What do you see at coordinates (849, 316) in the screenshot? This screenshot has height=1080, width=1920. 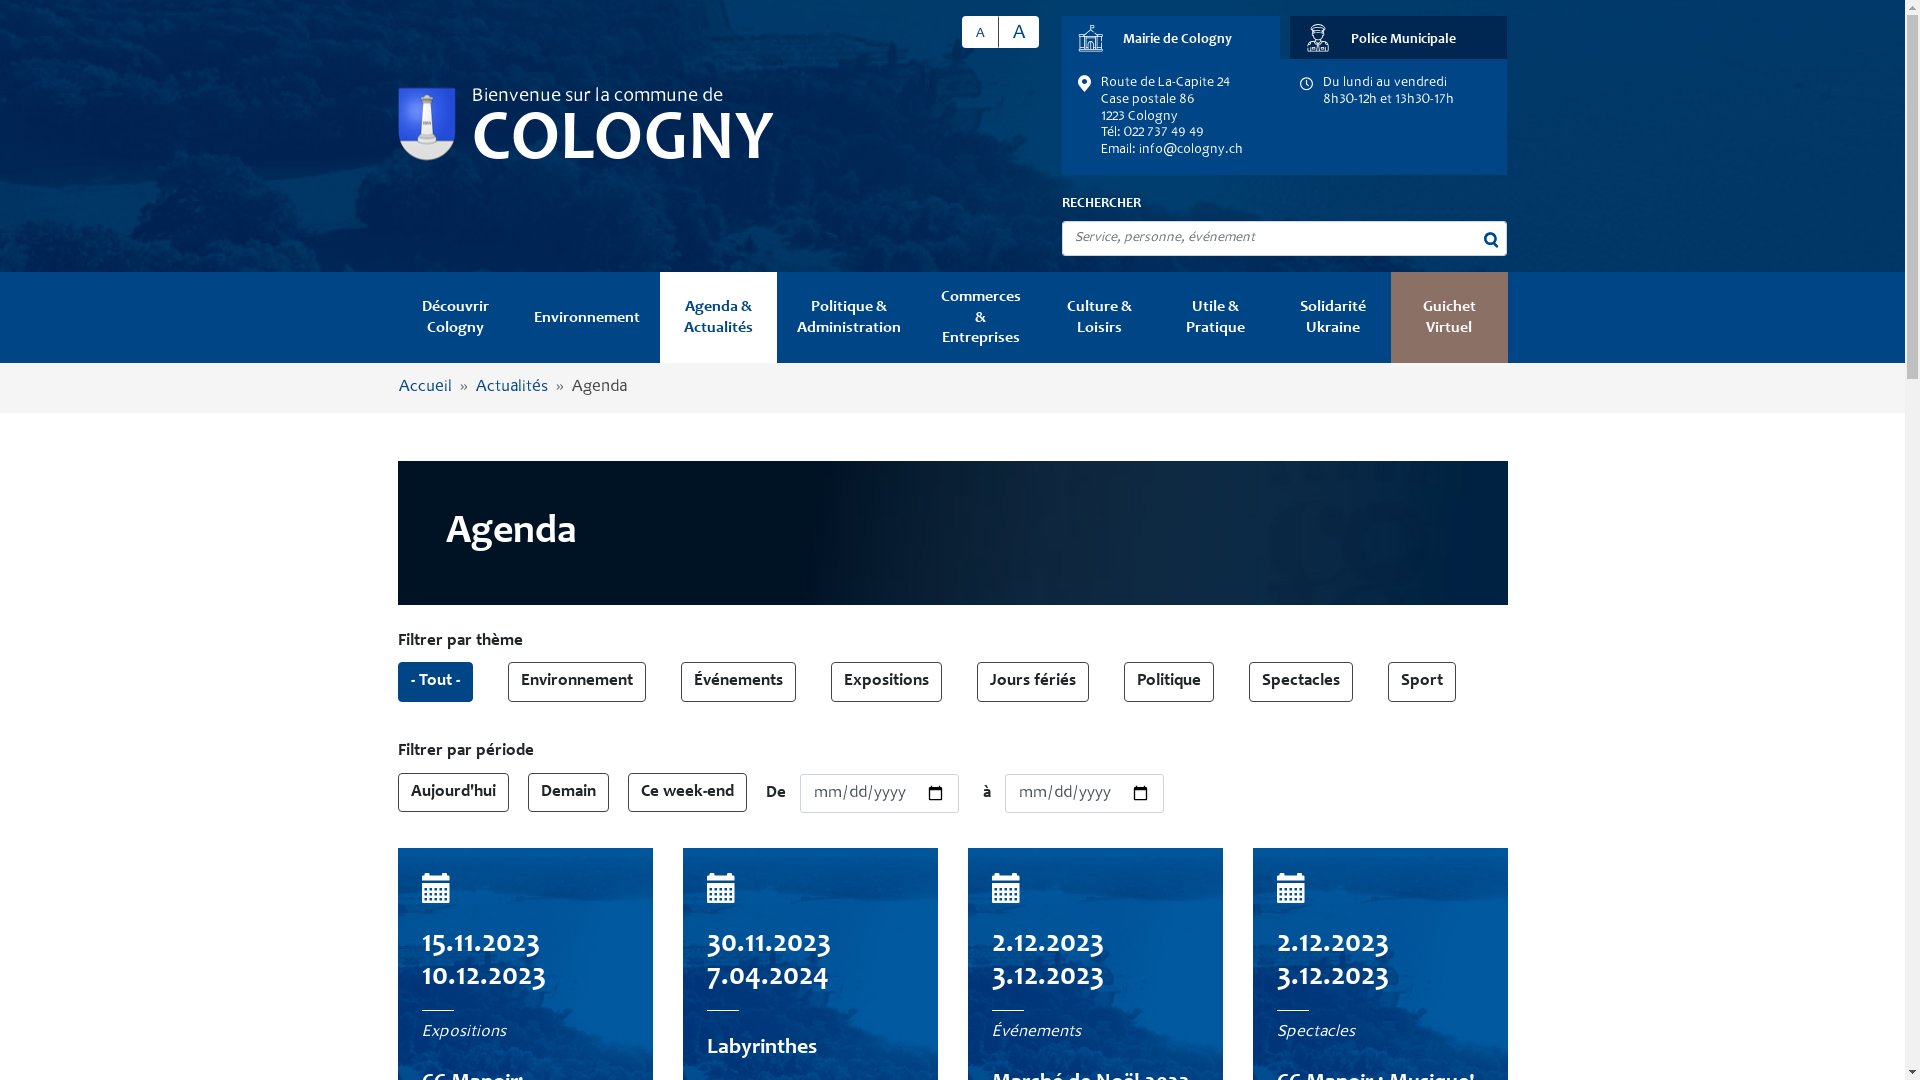 I see `'Politique & Administration'` at bounding box center [849, 316].